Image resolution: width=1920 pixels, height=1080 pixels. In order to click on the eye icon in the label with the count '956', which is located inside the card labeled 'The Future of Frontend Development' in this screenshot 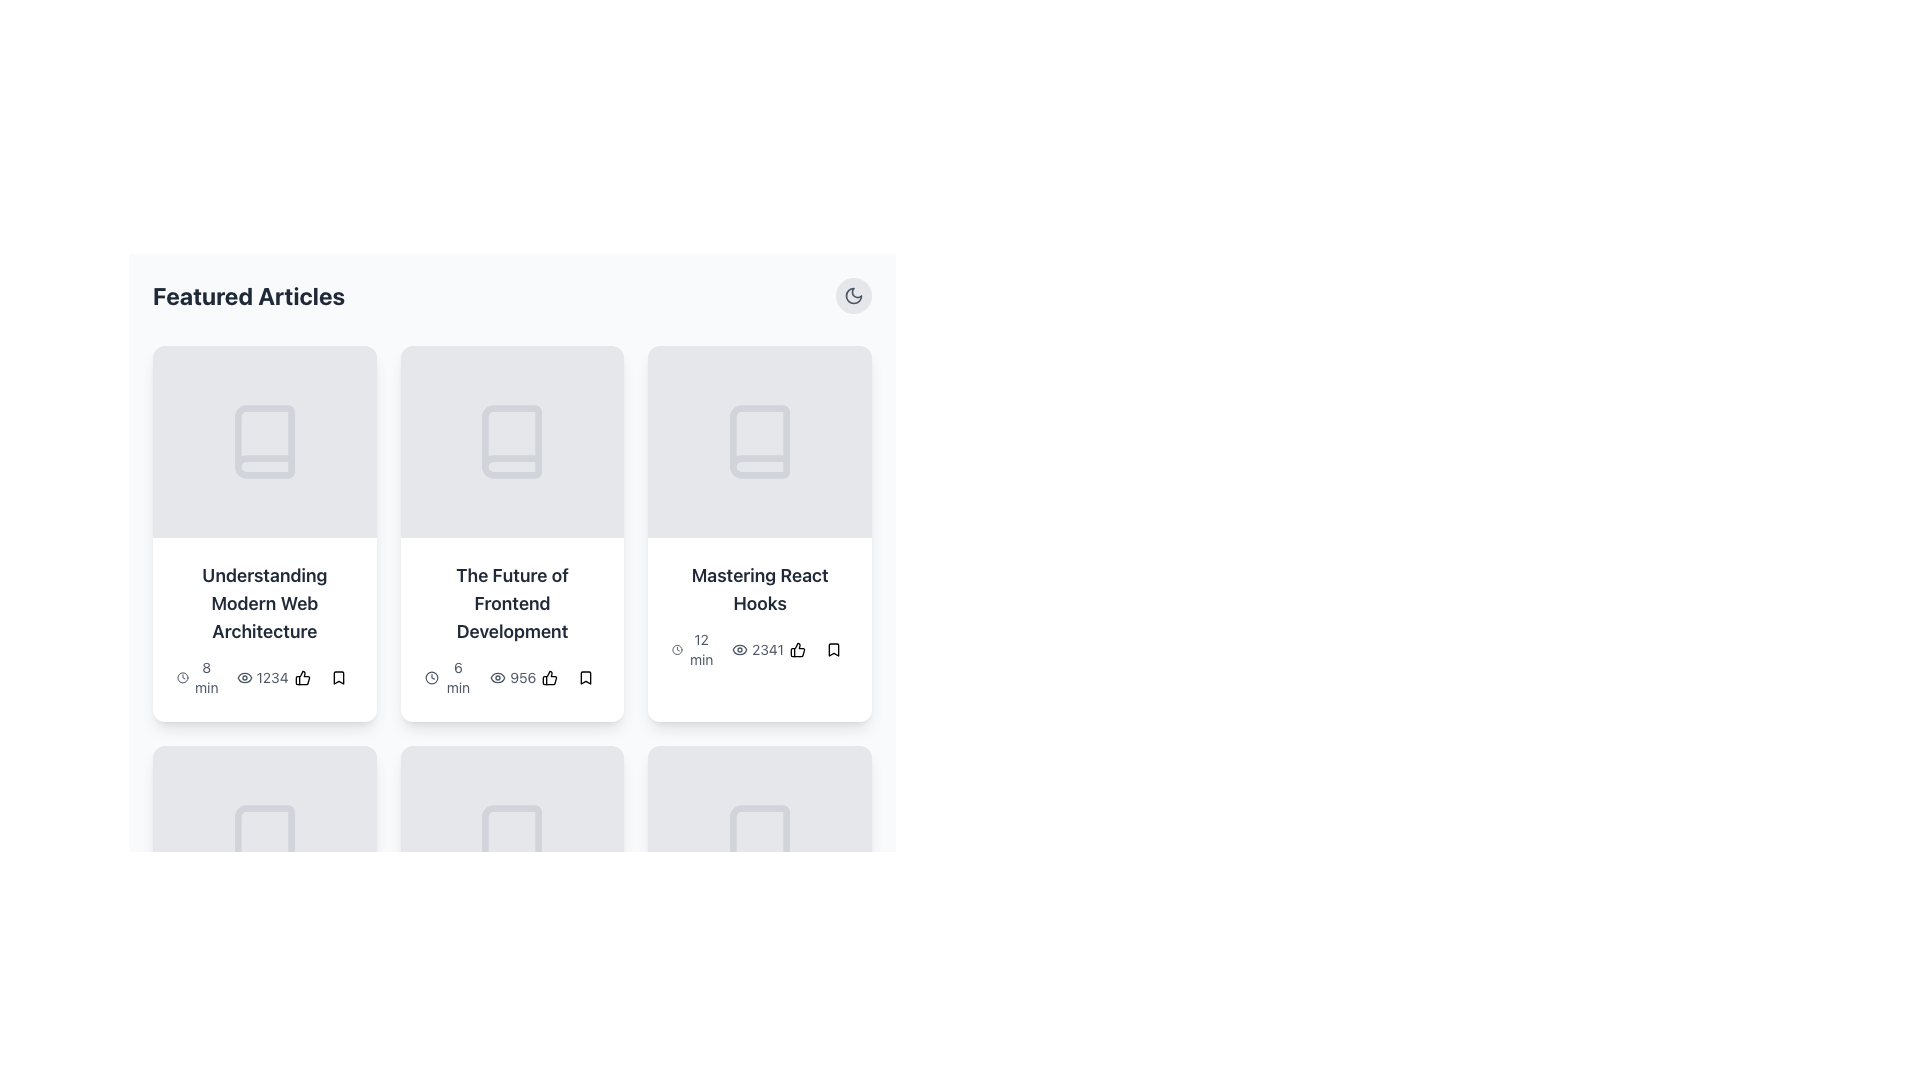, I will do `click(513, 677)`.